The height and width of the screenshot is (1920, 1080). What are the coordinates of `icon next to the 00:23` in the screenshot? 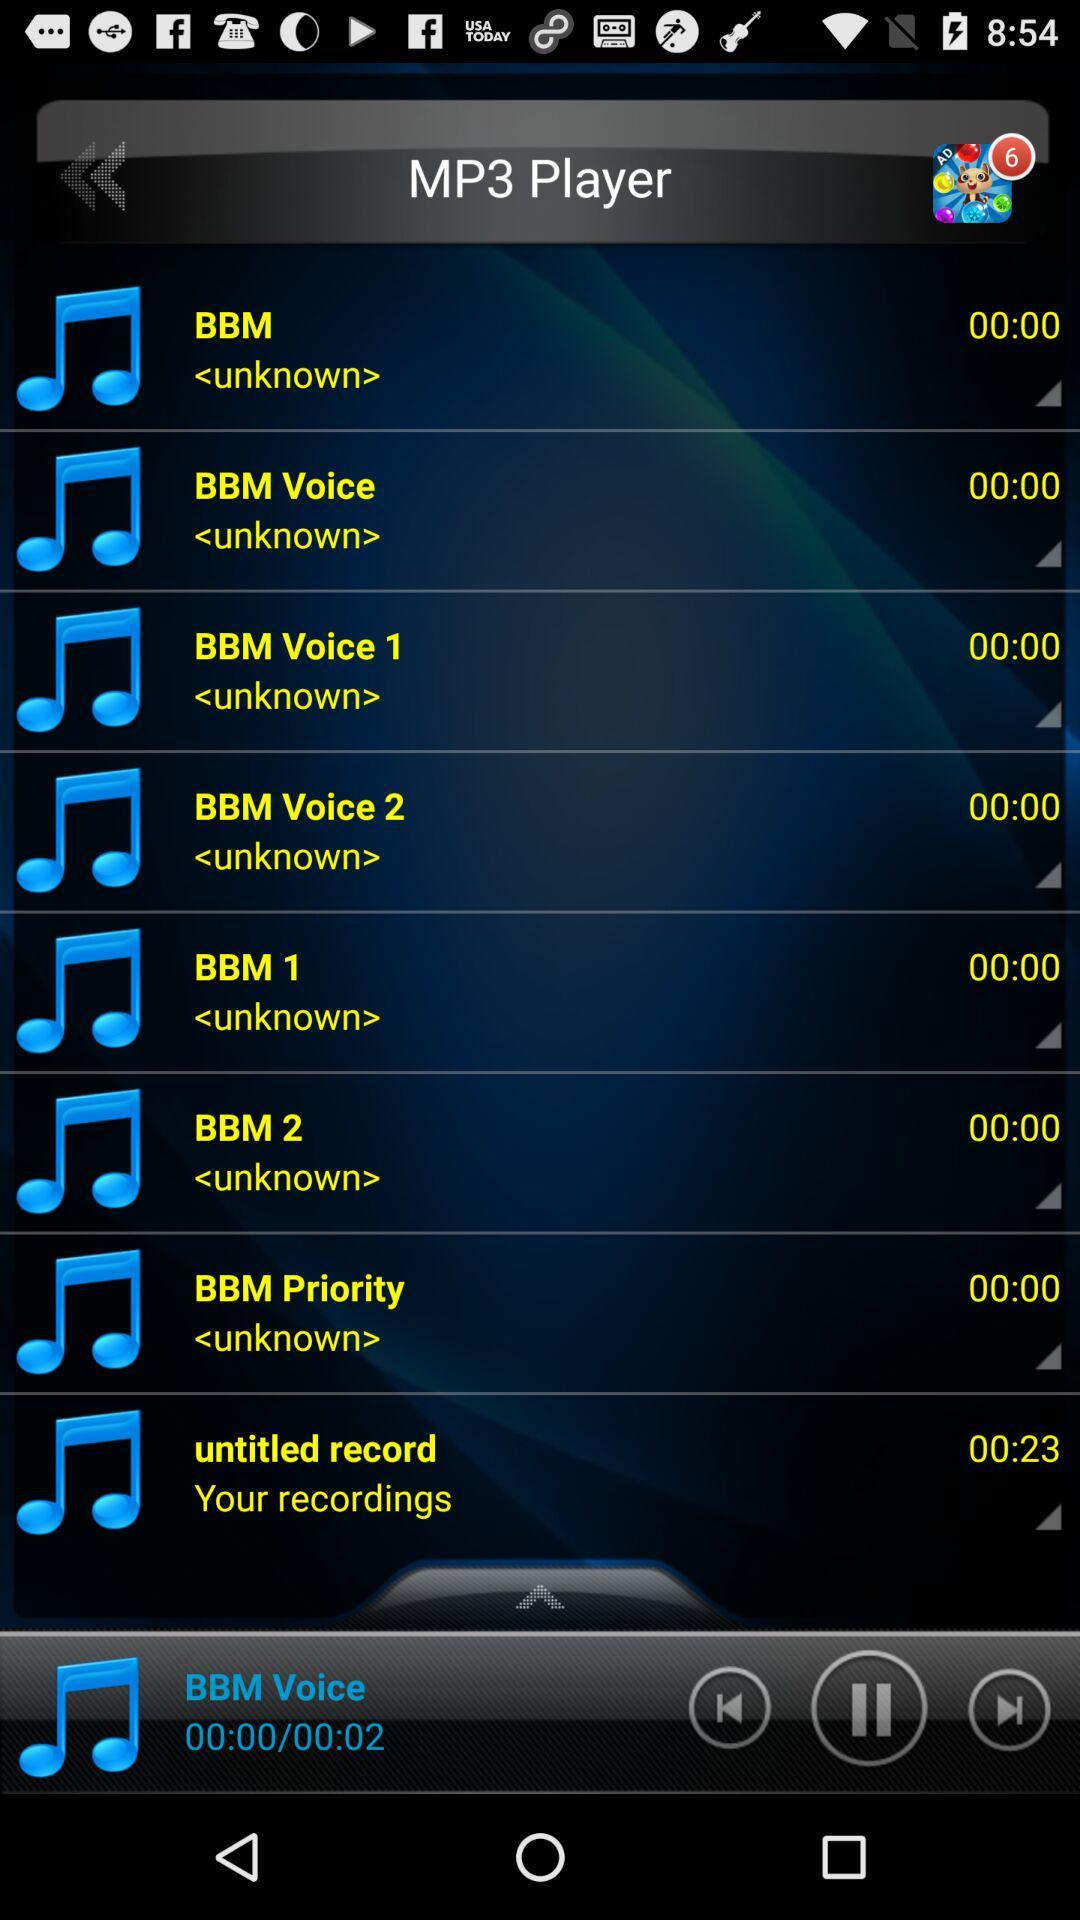 It's located at (322, 1497).